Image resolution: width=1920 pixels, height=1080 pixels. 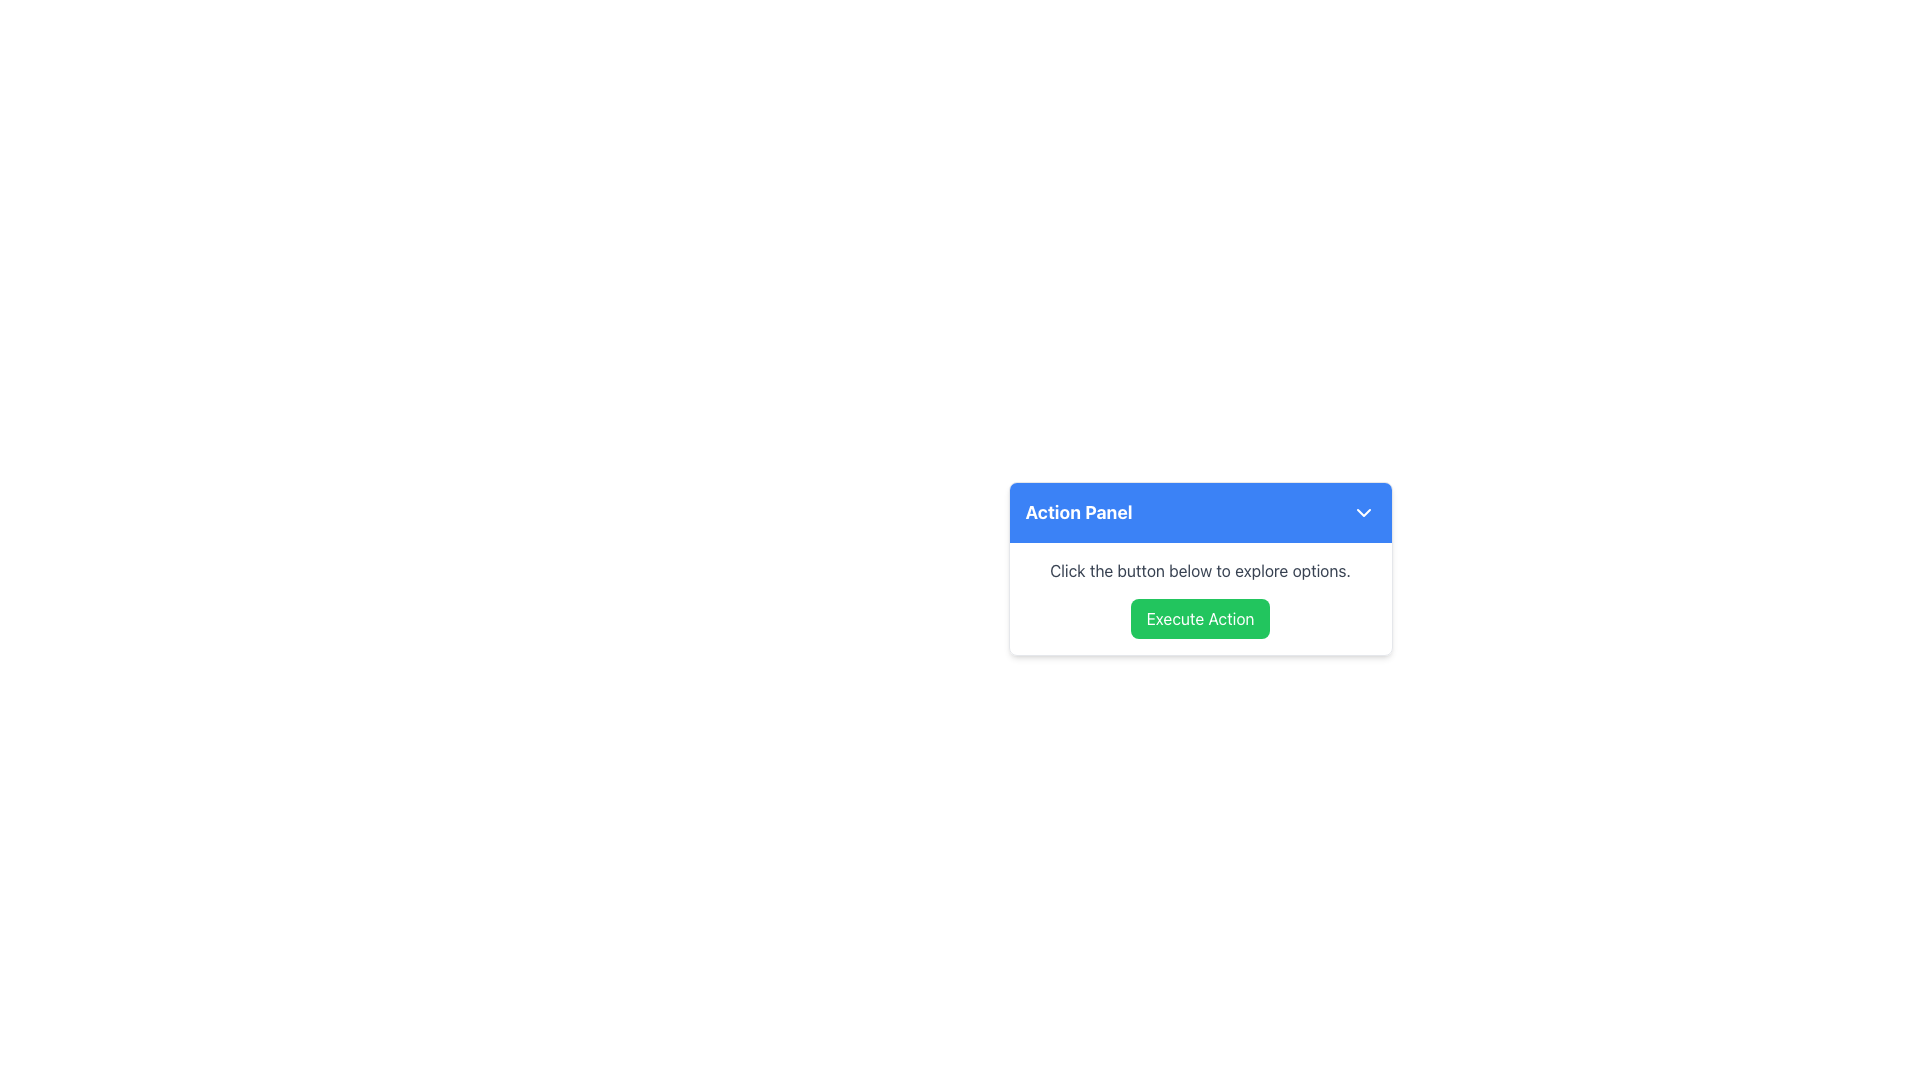 I want to click on the button with the green background and bold white text stating 'Execute Action', so click(x=1200, y=617).